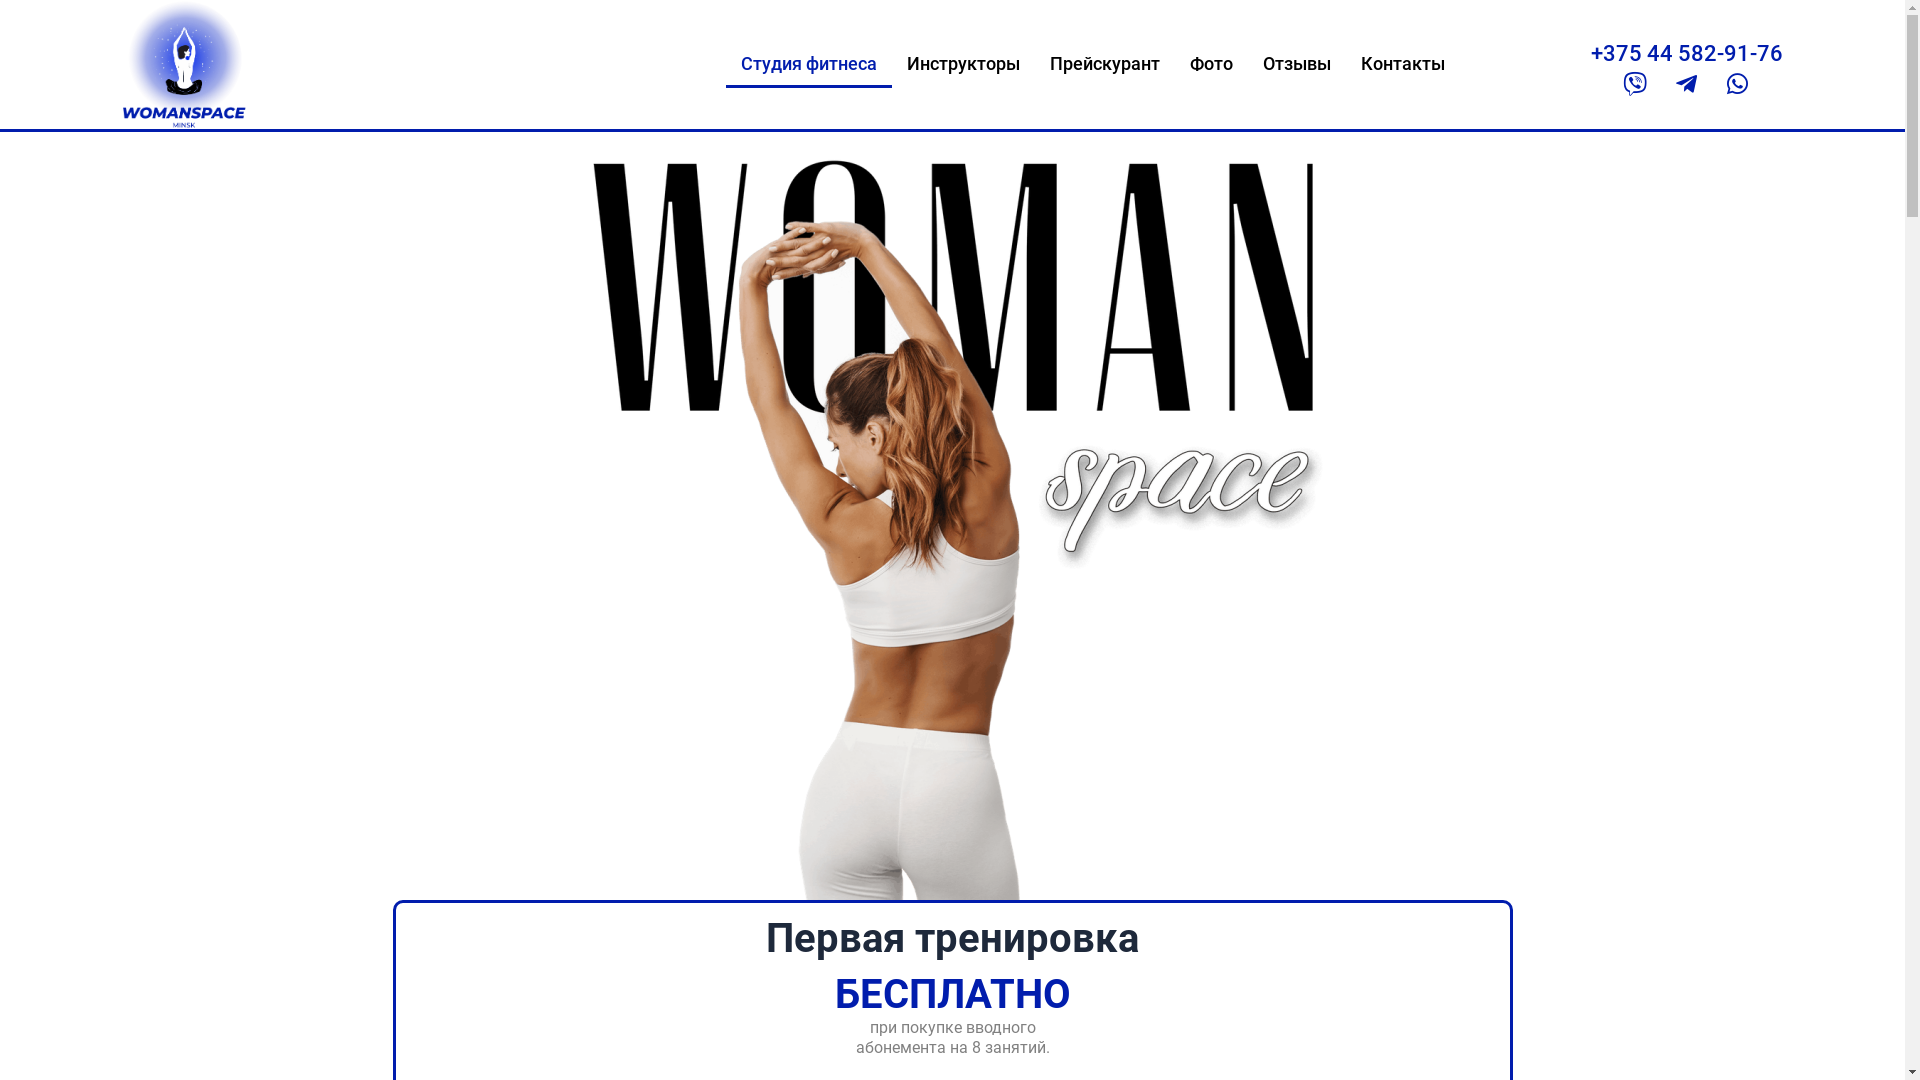  I want to click on '+375 44 582-91-76', so click(1589, 52).